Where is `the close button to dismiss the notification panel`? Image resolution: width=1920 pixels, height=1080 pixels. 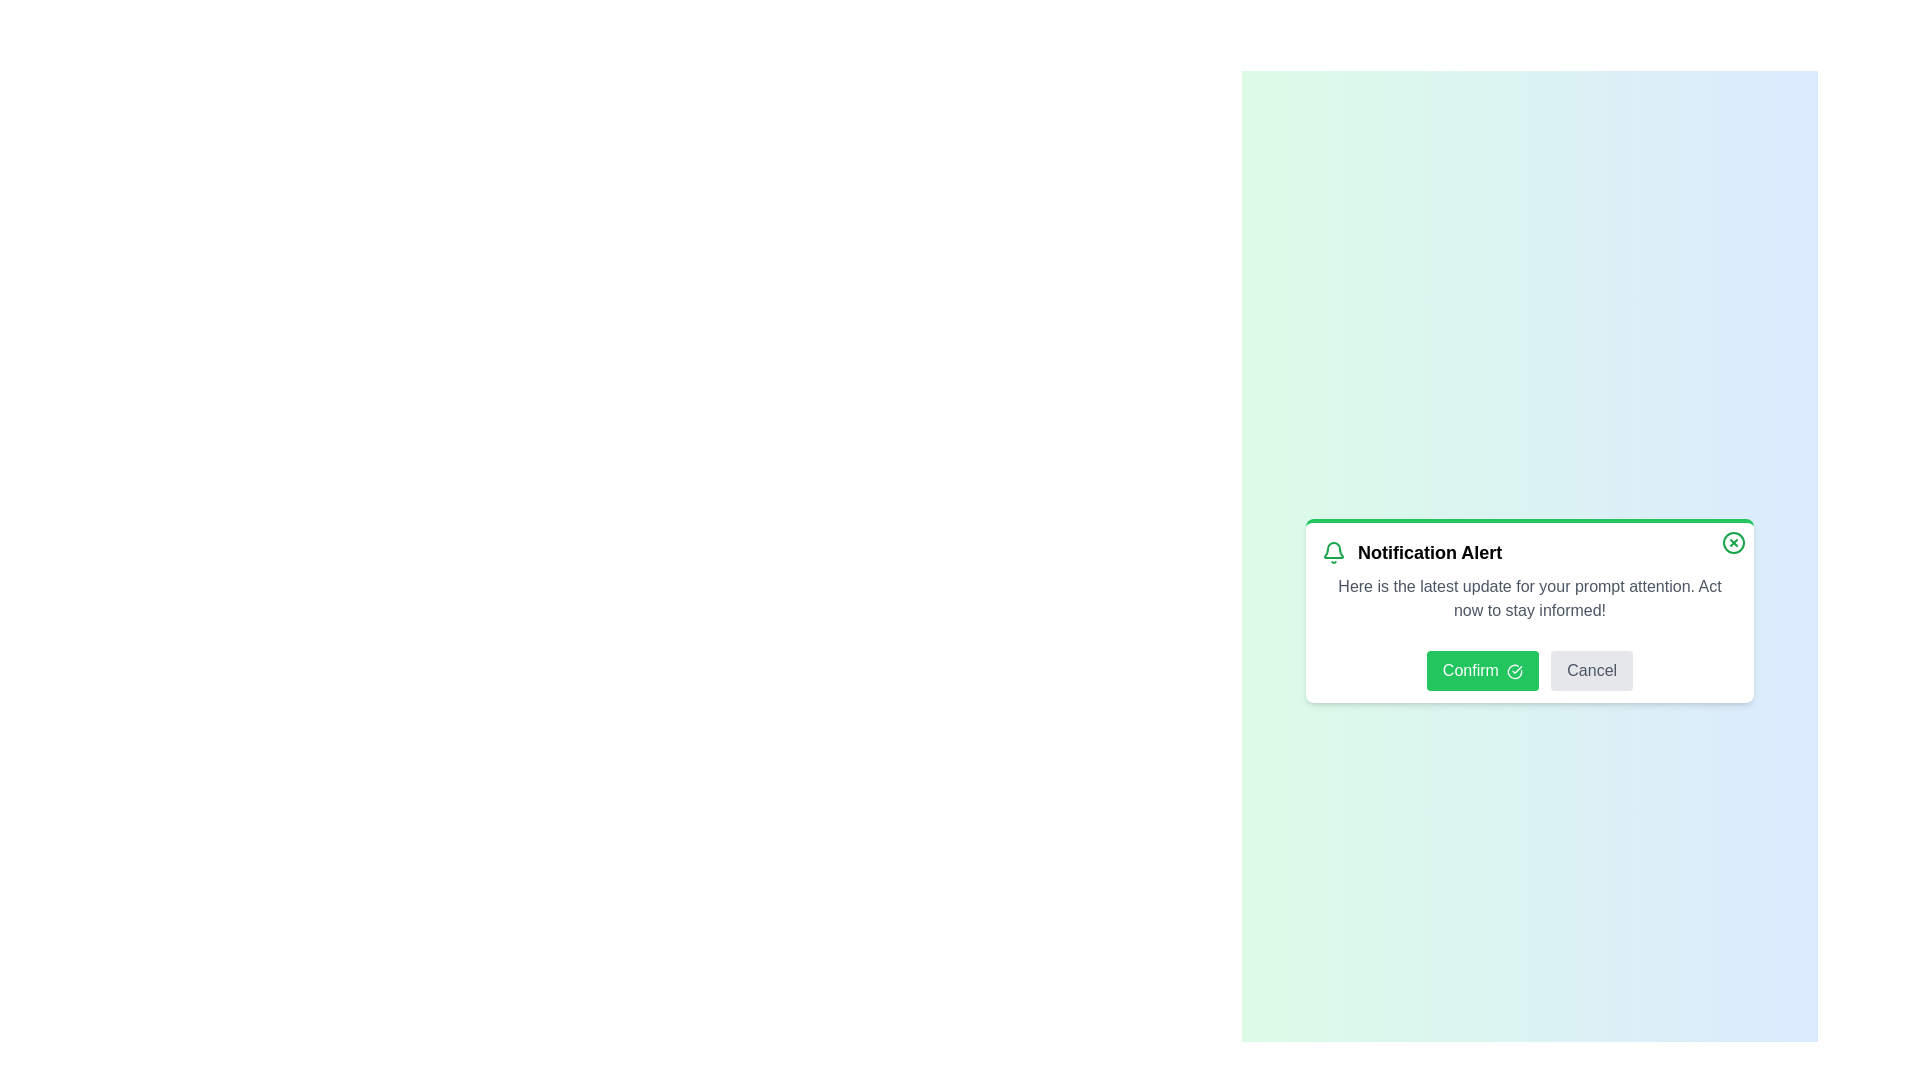
the close button to dismiss the notification panel is located at coordinates (1732, 543).